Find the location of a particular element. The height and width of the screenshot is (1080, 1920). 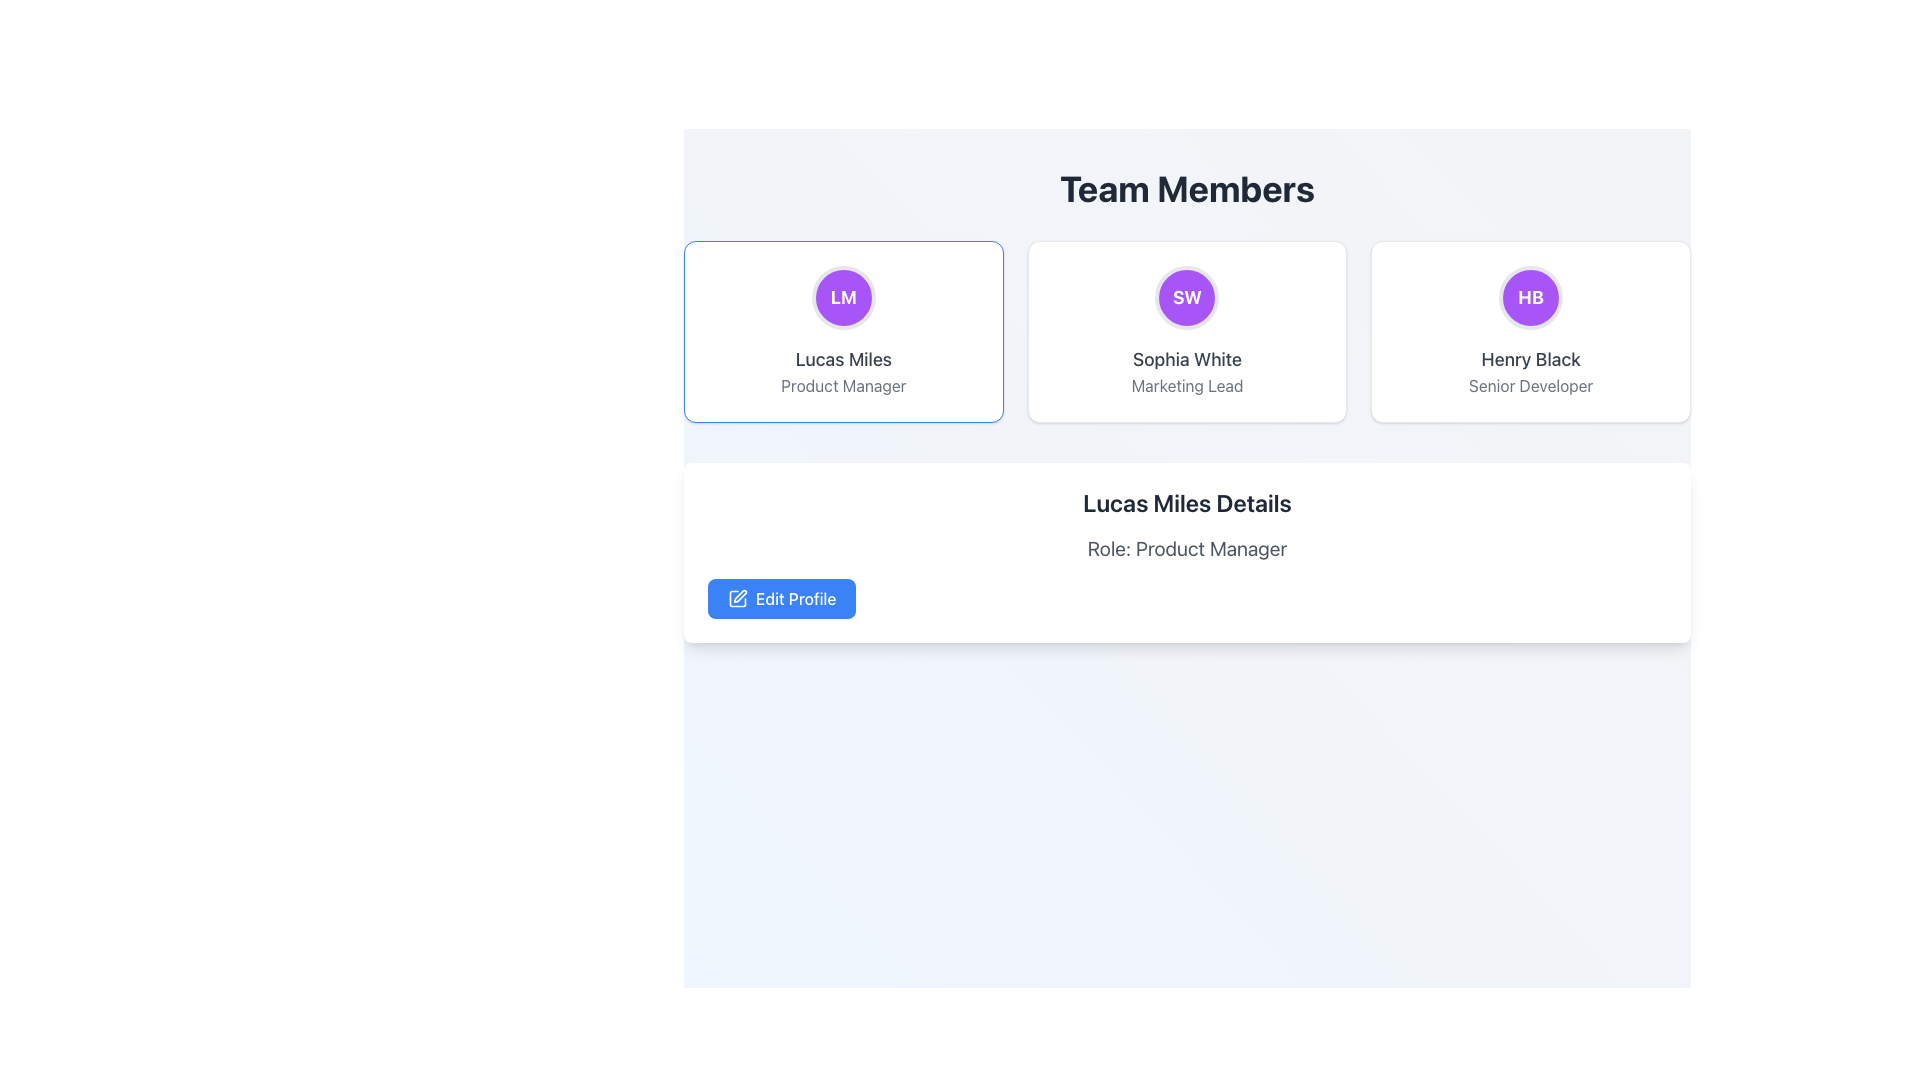

the text label describing the role 'Marketing Lead' for the individual 'Sophia White', located in the middle card of the 'Team Members' section is located at coordinates (1187, 385).